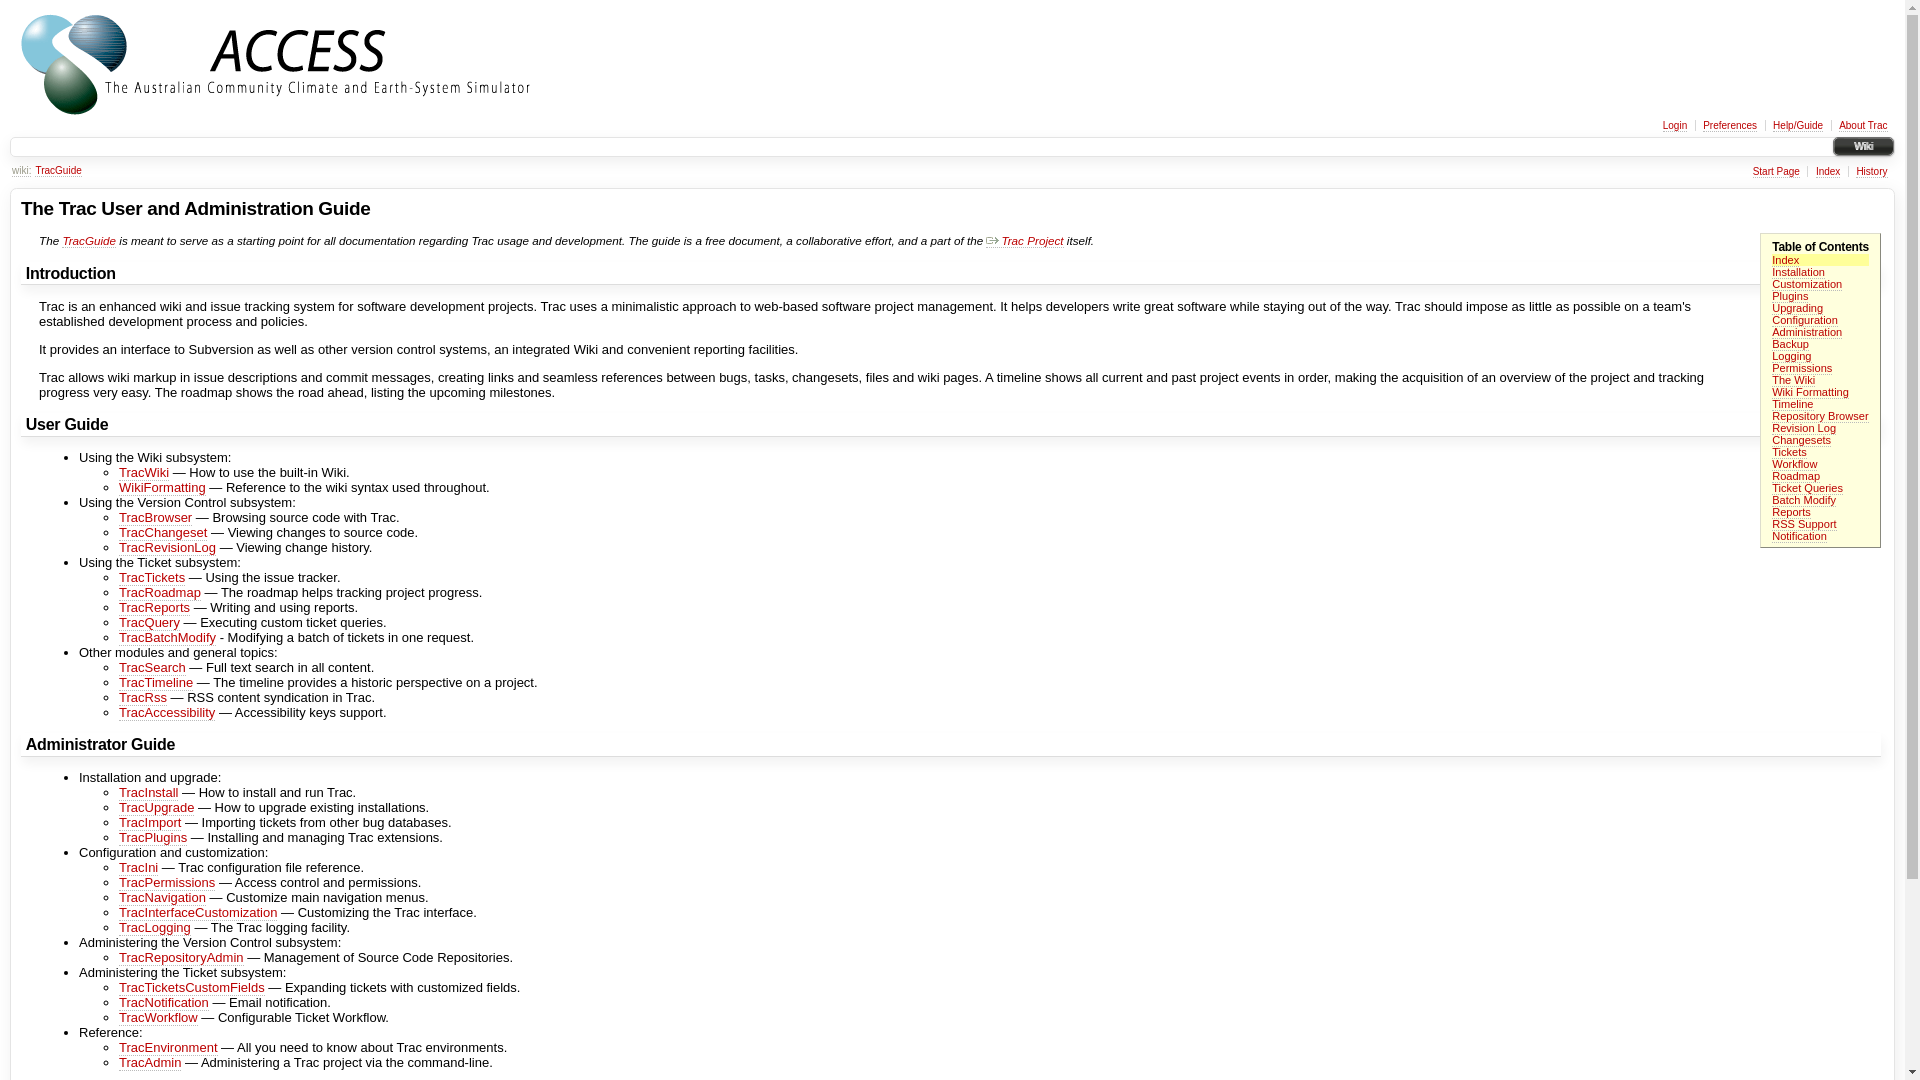 Image resolution: width=1920 pixels, height=1080 pixels. What do you see at coordinates (1819, 415) in the screenshot?
I see `'Repository Browser'` at bounding box center [1819, 415].